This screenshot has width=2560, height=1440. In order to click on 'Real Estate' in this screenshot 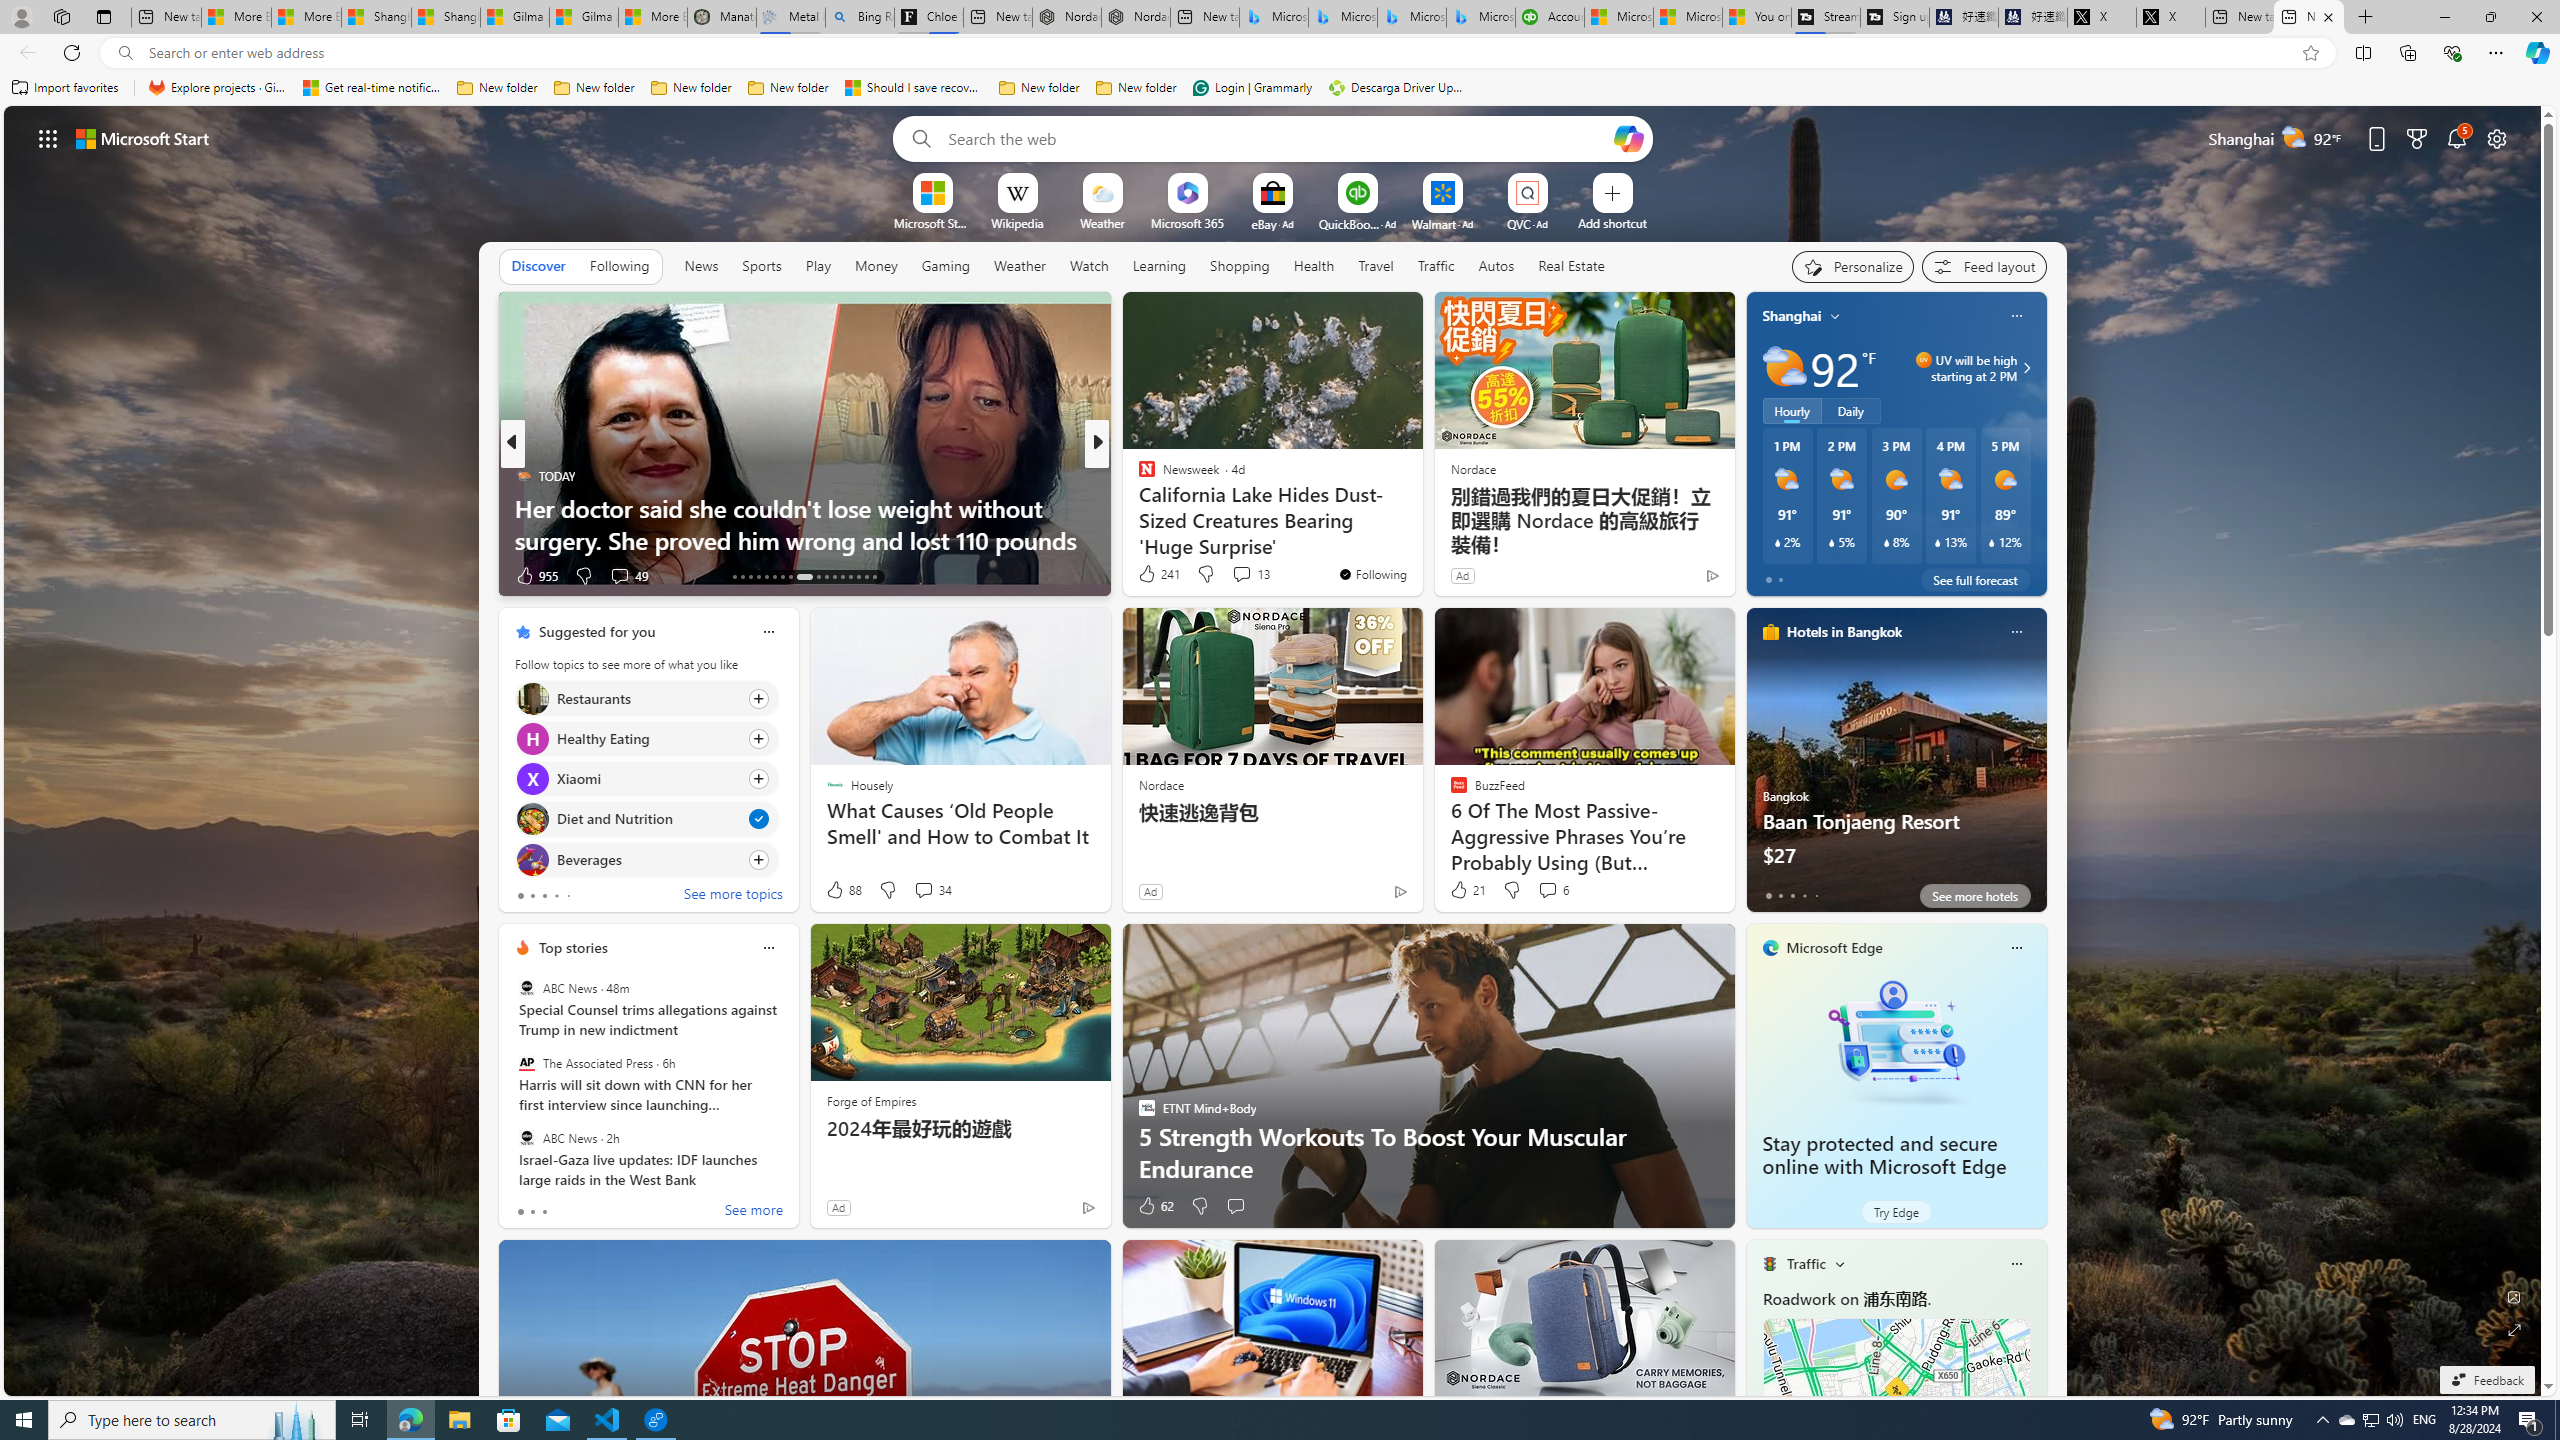, I will do `click(1570, 265)`.